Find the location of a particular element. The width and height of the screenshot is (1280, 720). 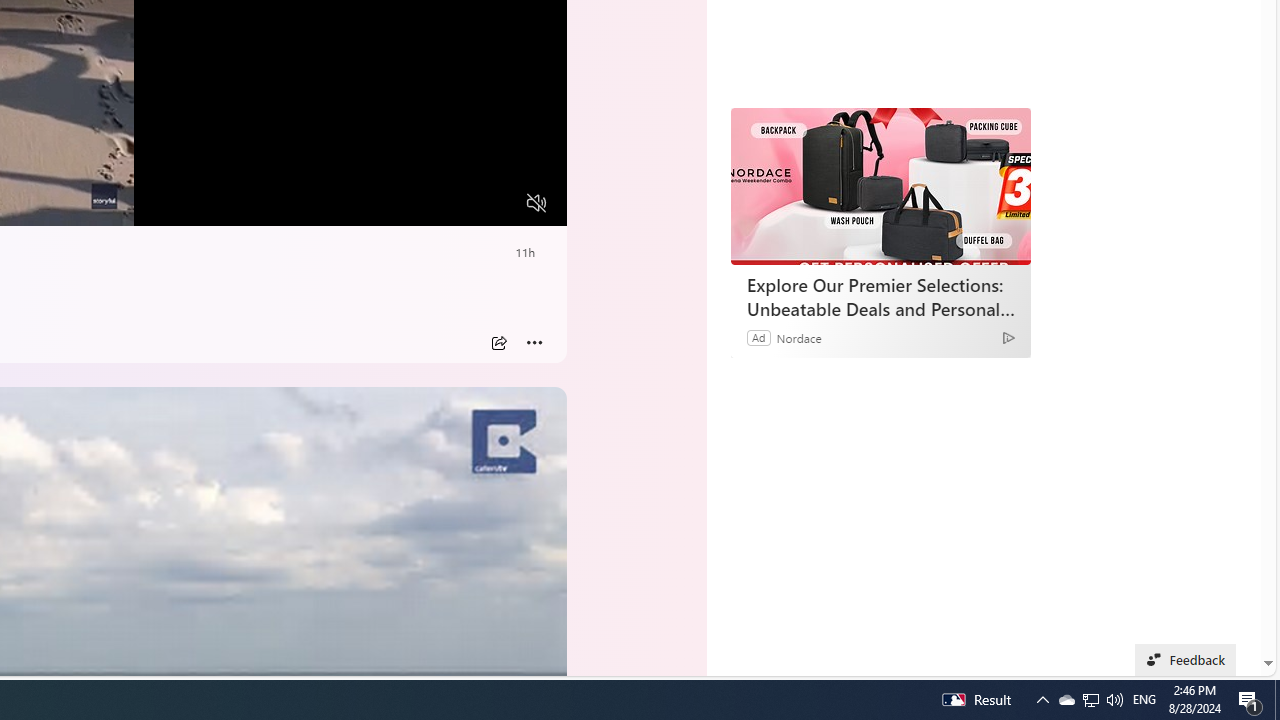

'Share' is located at coordinates (498, 342).